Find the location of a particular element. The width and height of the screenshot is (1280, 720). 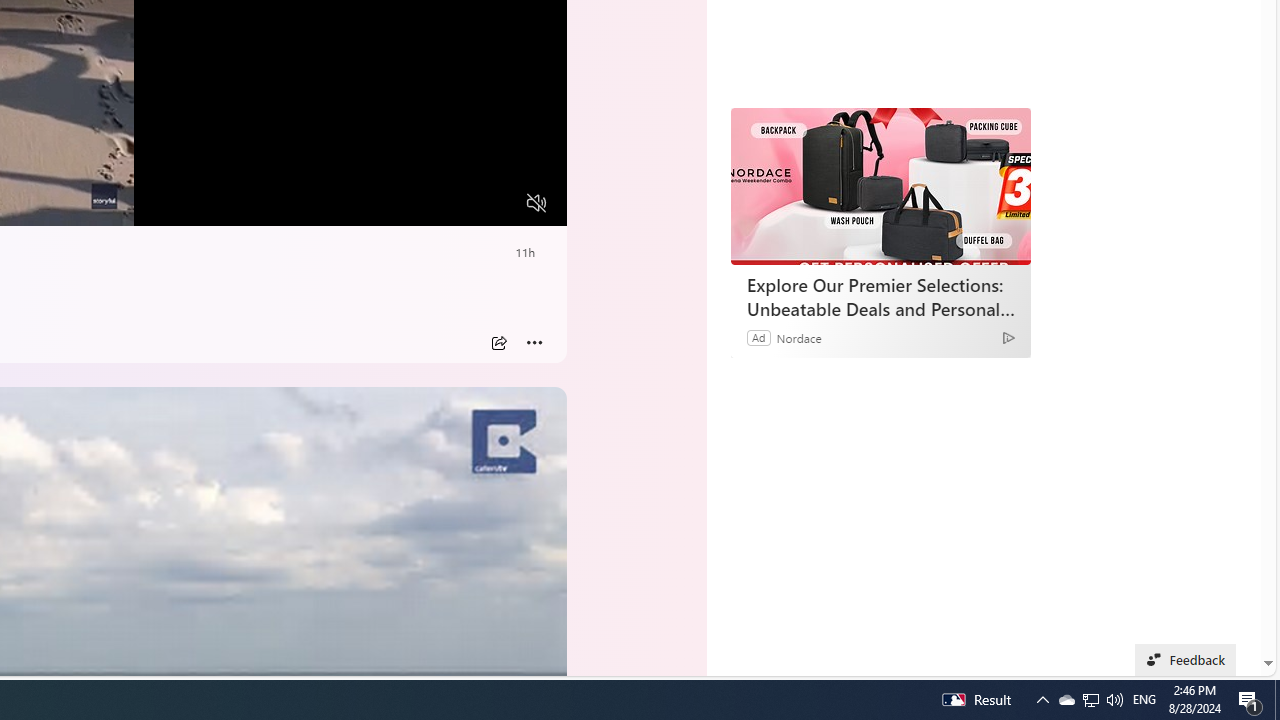

'Share' is located at coordinates (498, 342).